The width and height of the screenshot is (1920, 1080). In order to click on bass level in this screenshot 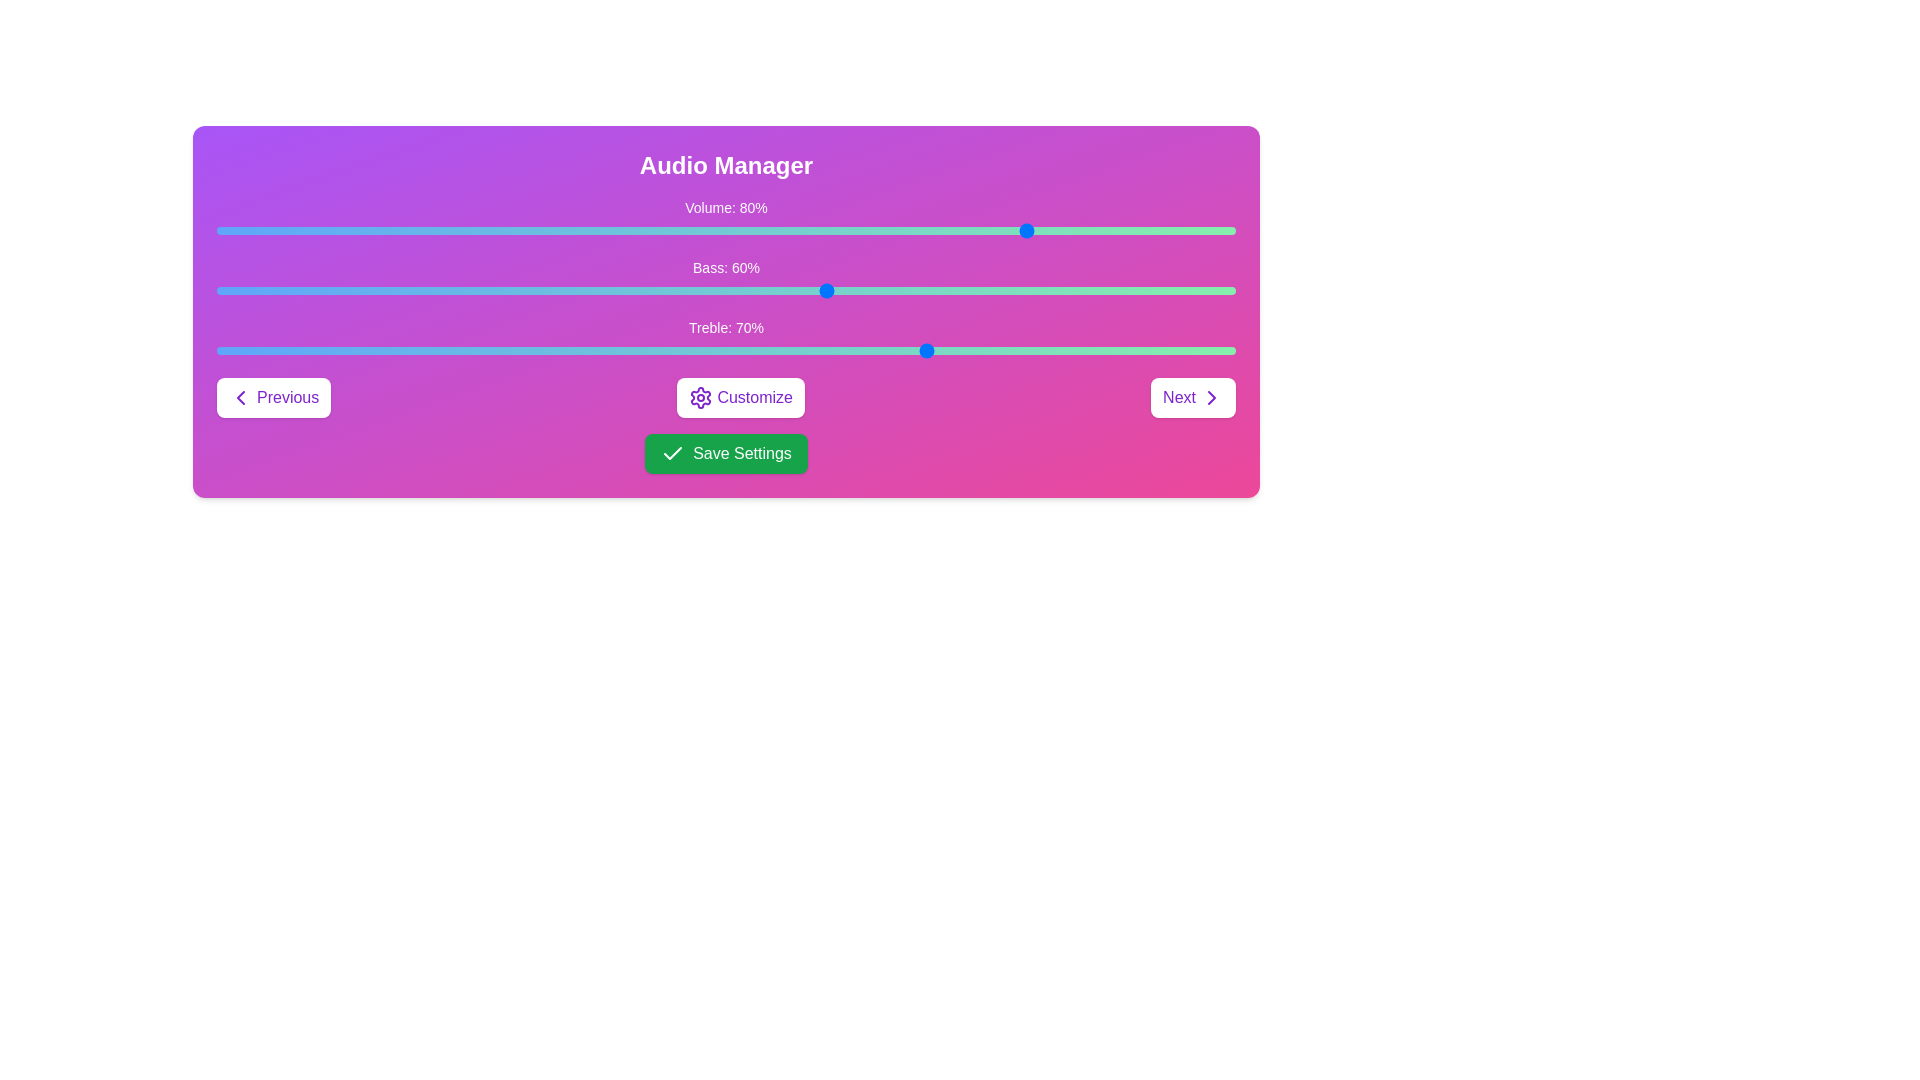, I will do `click(470, 290)`.